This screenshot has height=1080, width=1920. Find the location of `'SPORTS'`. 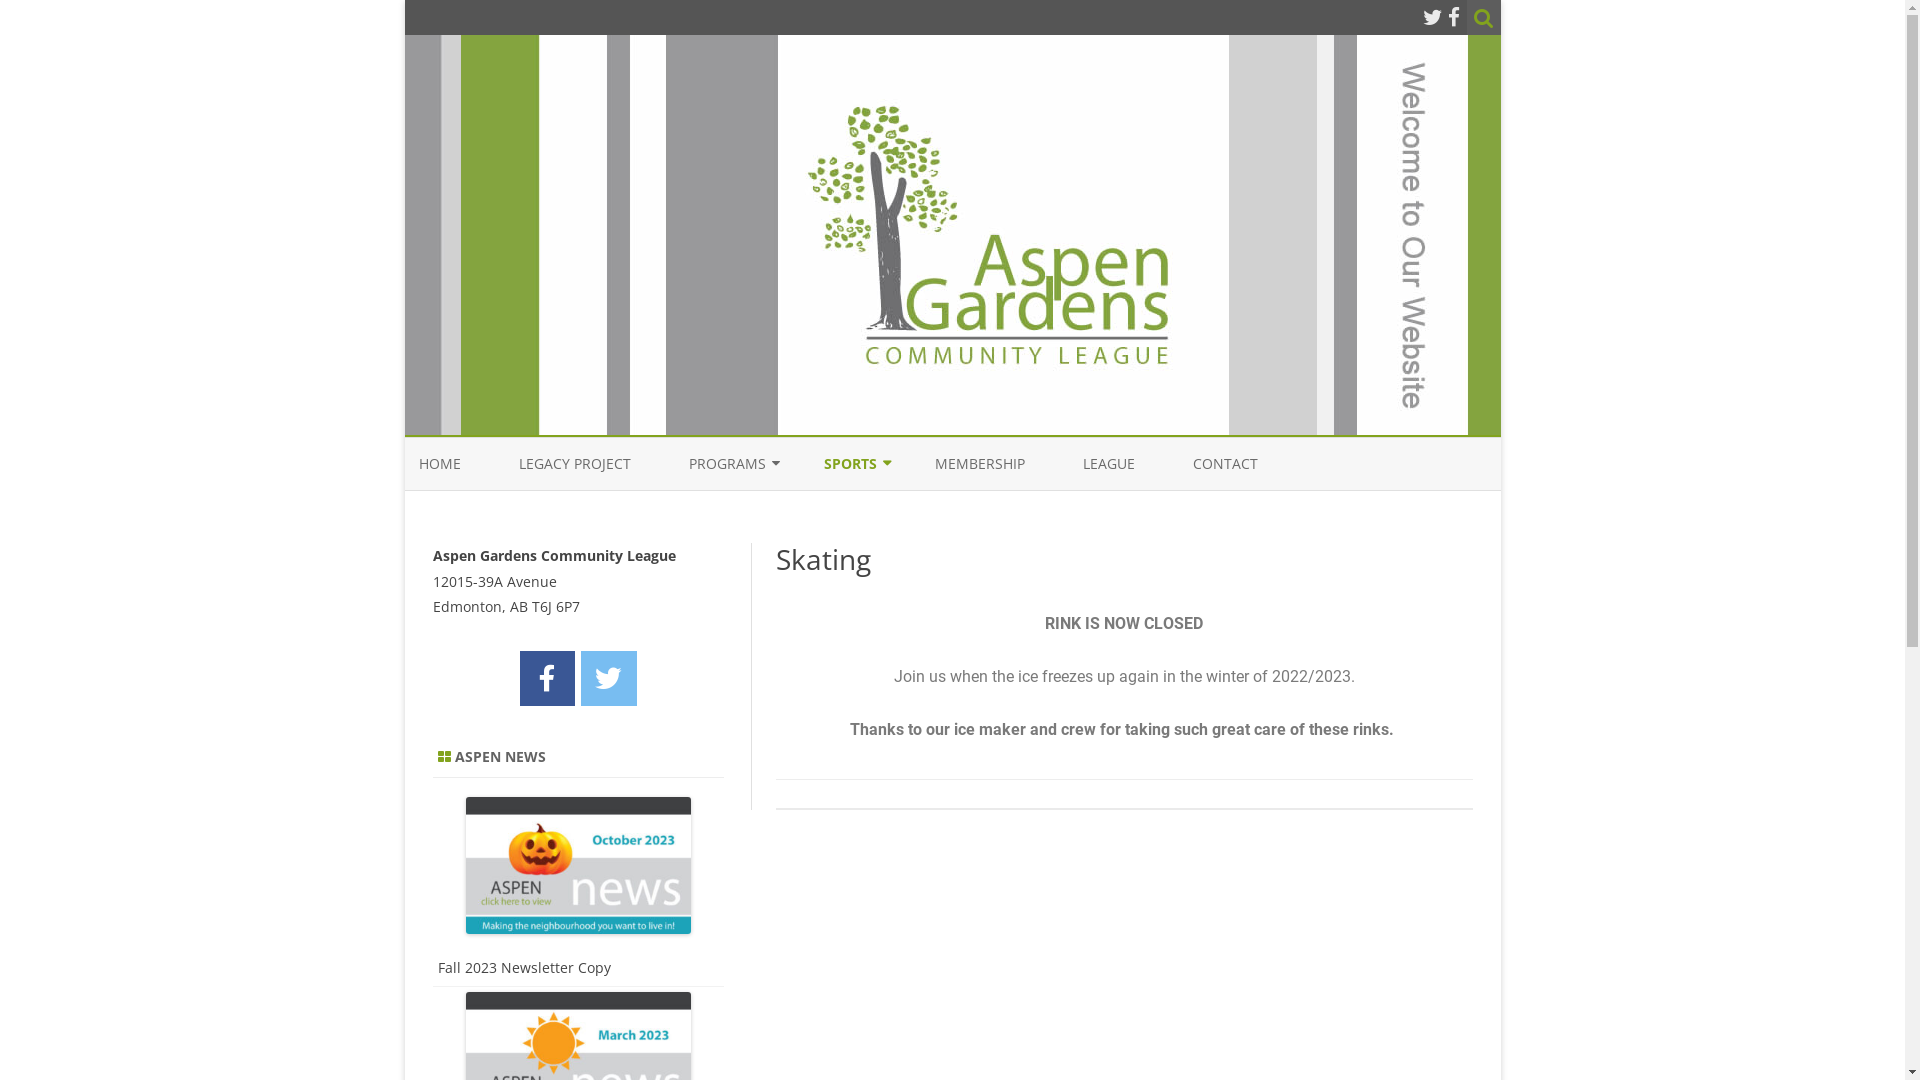

'SPORTS' is located at coordinates (850, 463).